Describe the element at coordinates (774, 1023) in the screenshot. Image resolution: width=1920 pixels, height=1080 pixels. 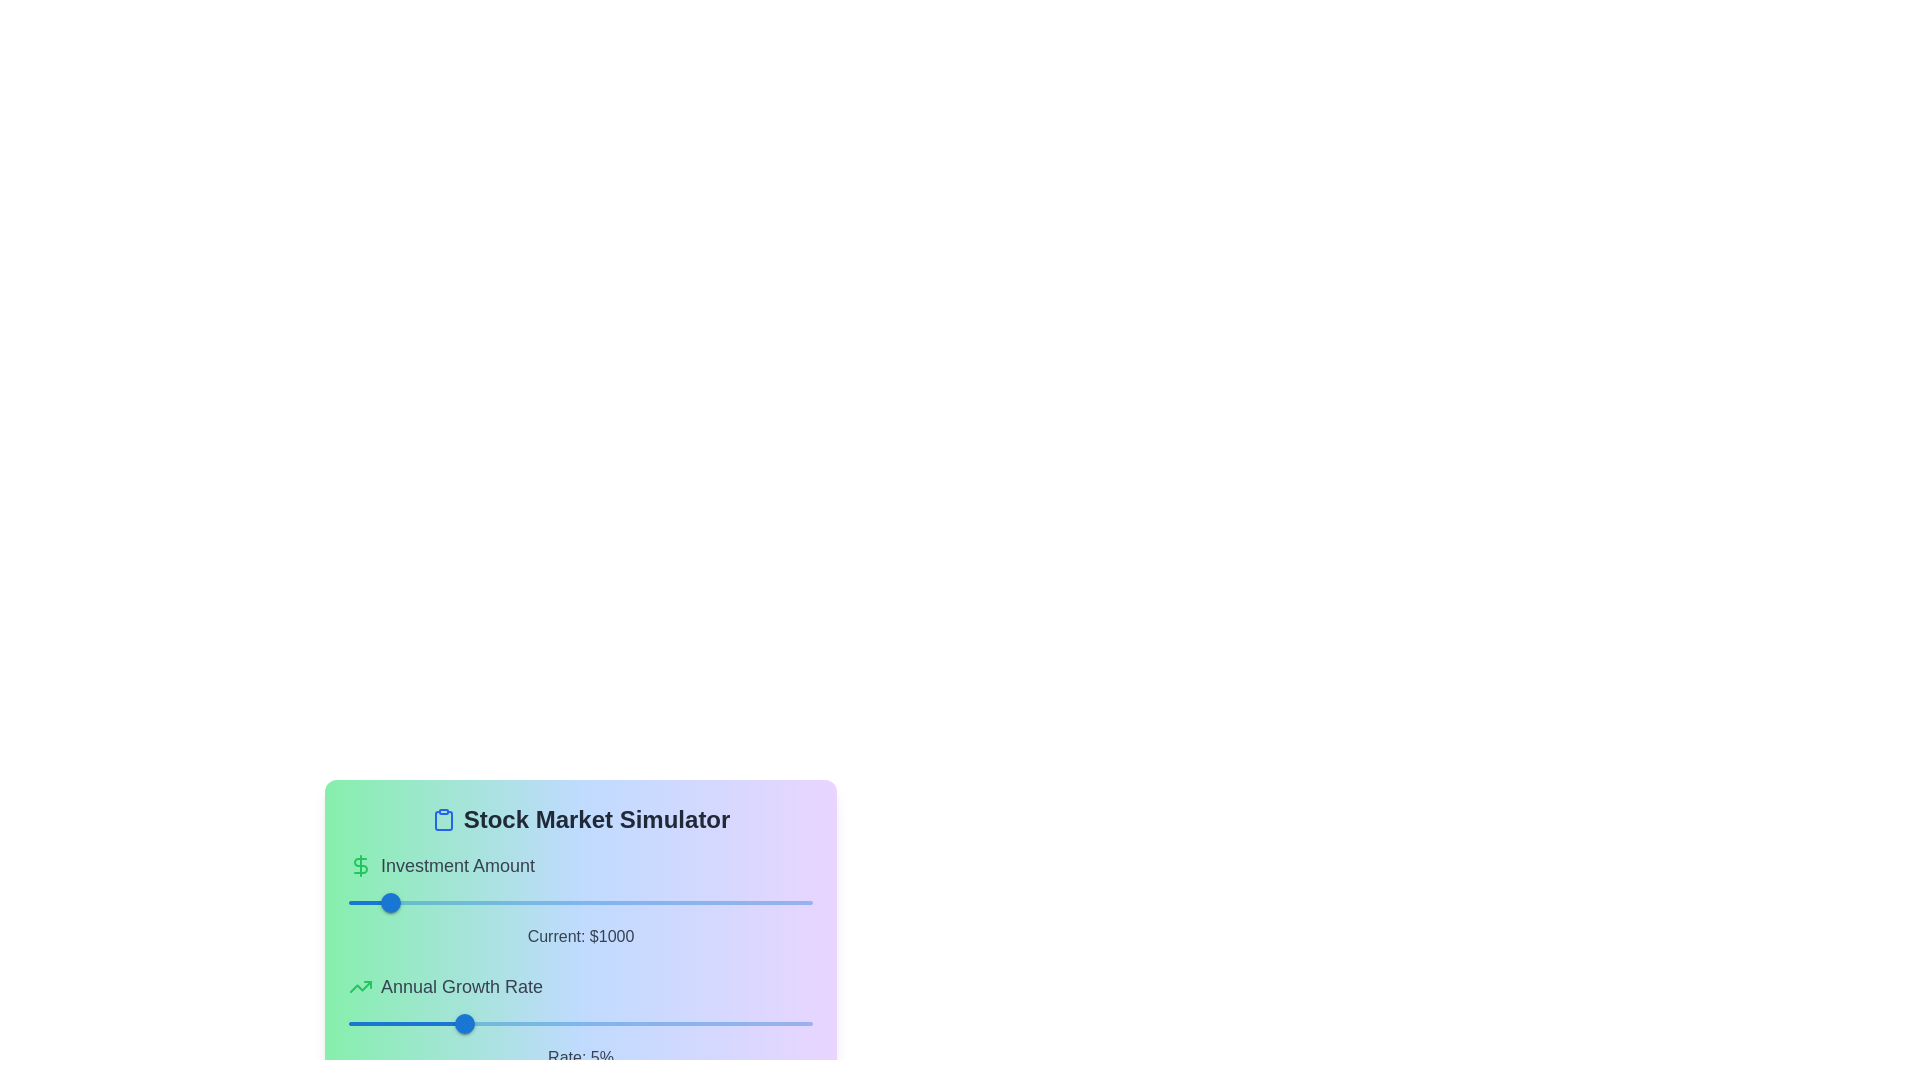
I see `the annual growth rate` at that location.